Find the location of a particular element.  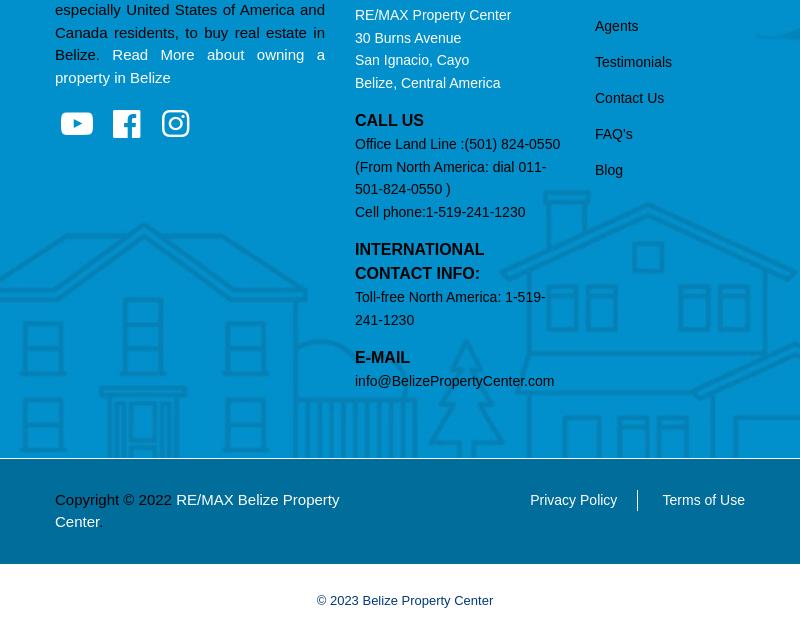

'Privacy Policy' is located at coordinates (572, 499).